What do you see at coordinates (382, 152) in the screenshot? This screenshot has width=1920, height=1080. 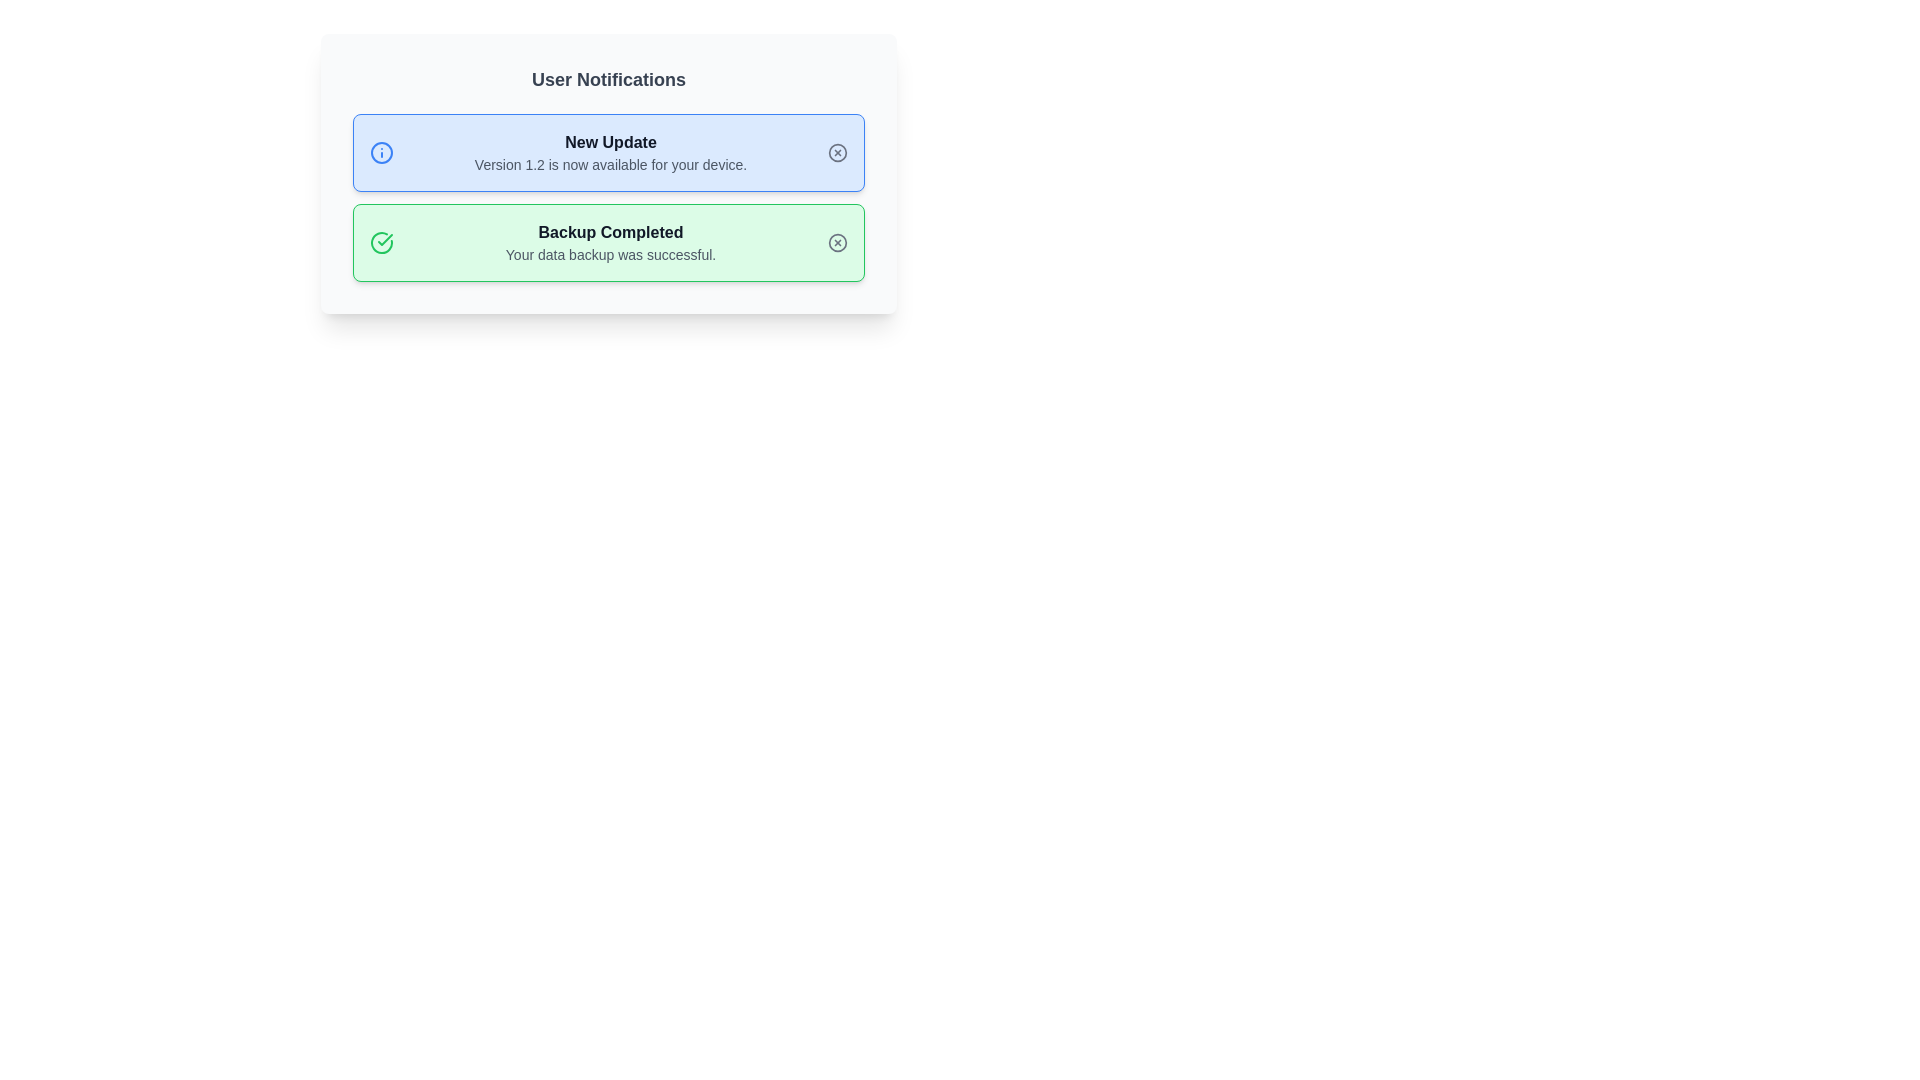 I see `the circular outline of the 'info' icon located on the left side of the blue background area labeled 'New Update'` at bounding box center [382, 152].